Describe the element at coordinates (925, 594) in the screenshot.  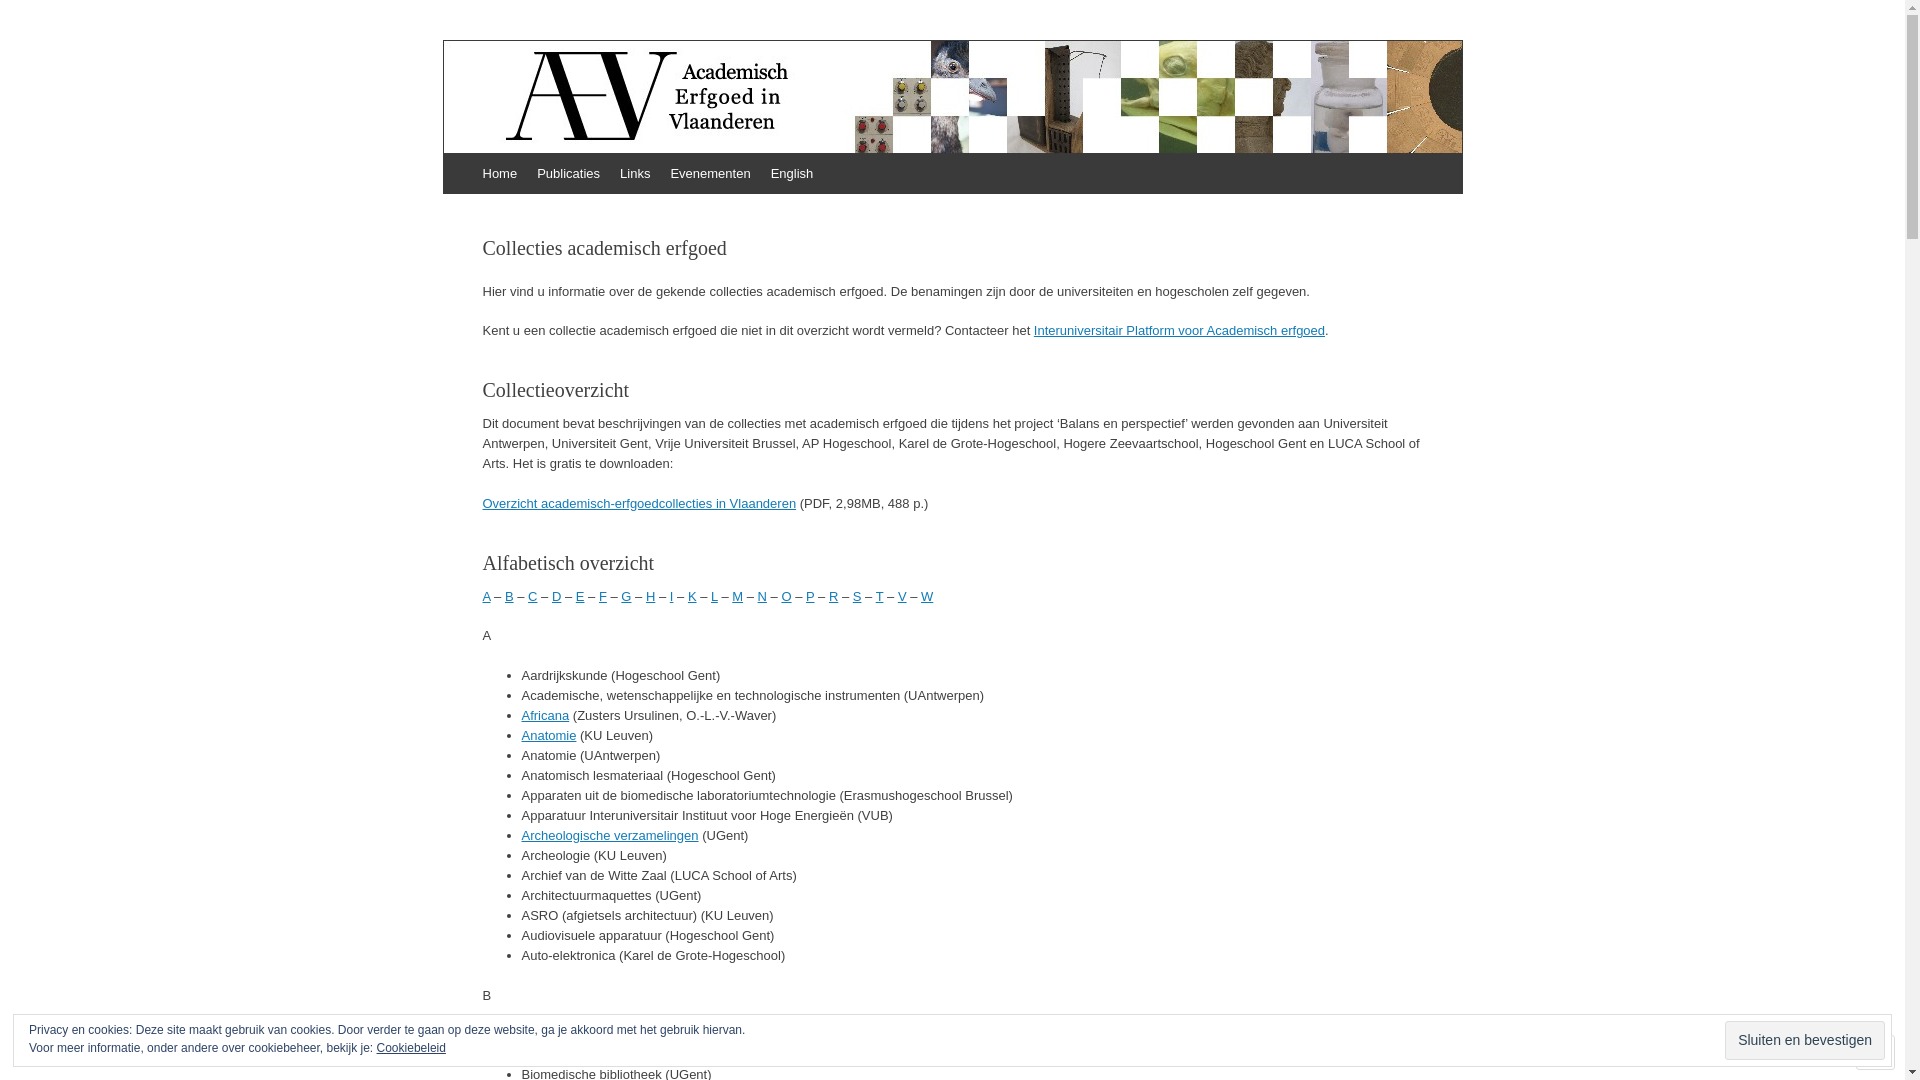
I see `'W'` at that location.